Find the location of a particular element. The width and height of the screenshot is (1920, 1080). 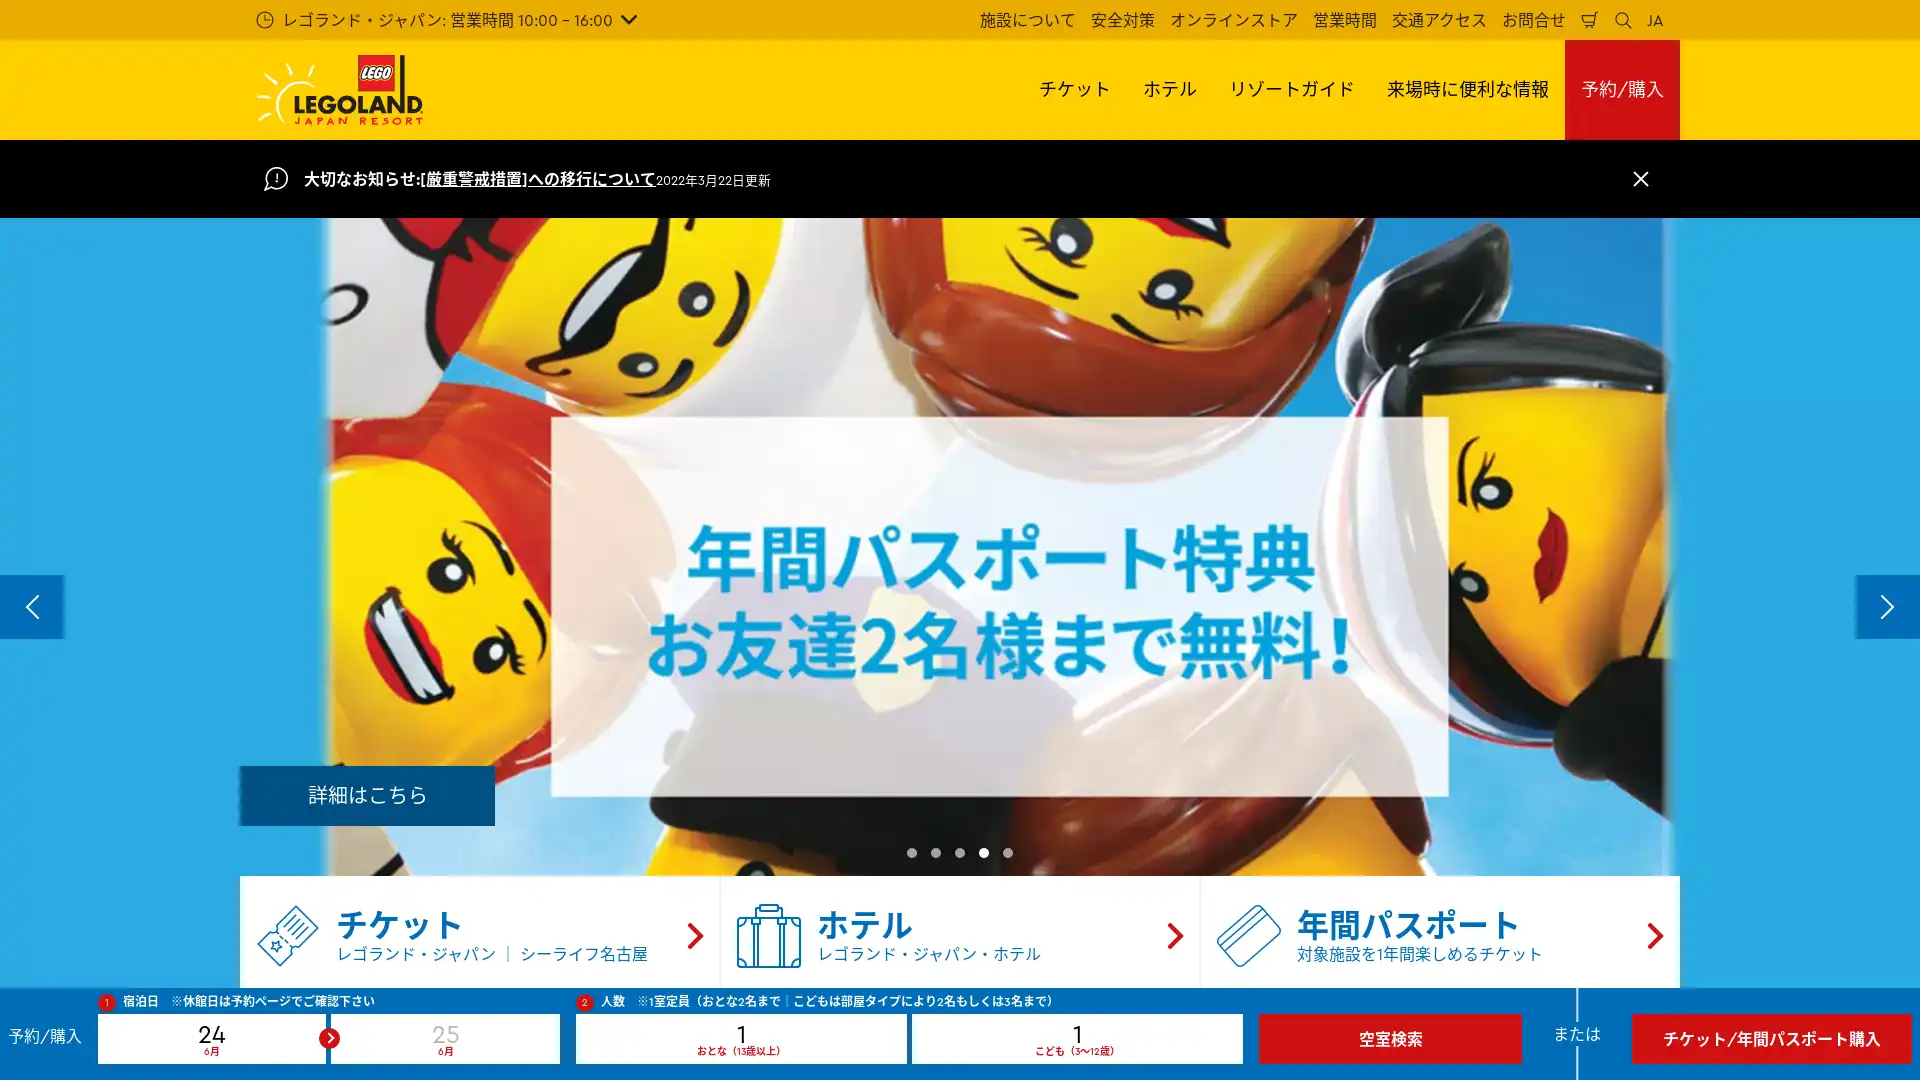

Go to slide 3 is located at coordinates (960, 852).